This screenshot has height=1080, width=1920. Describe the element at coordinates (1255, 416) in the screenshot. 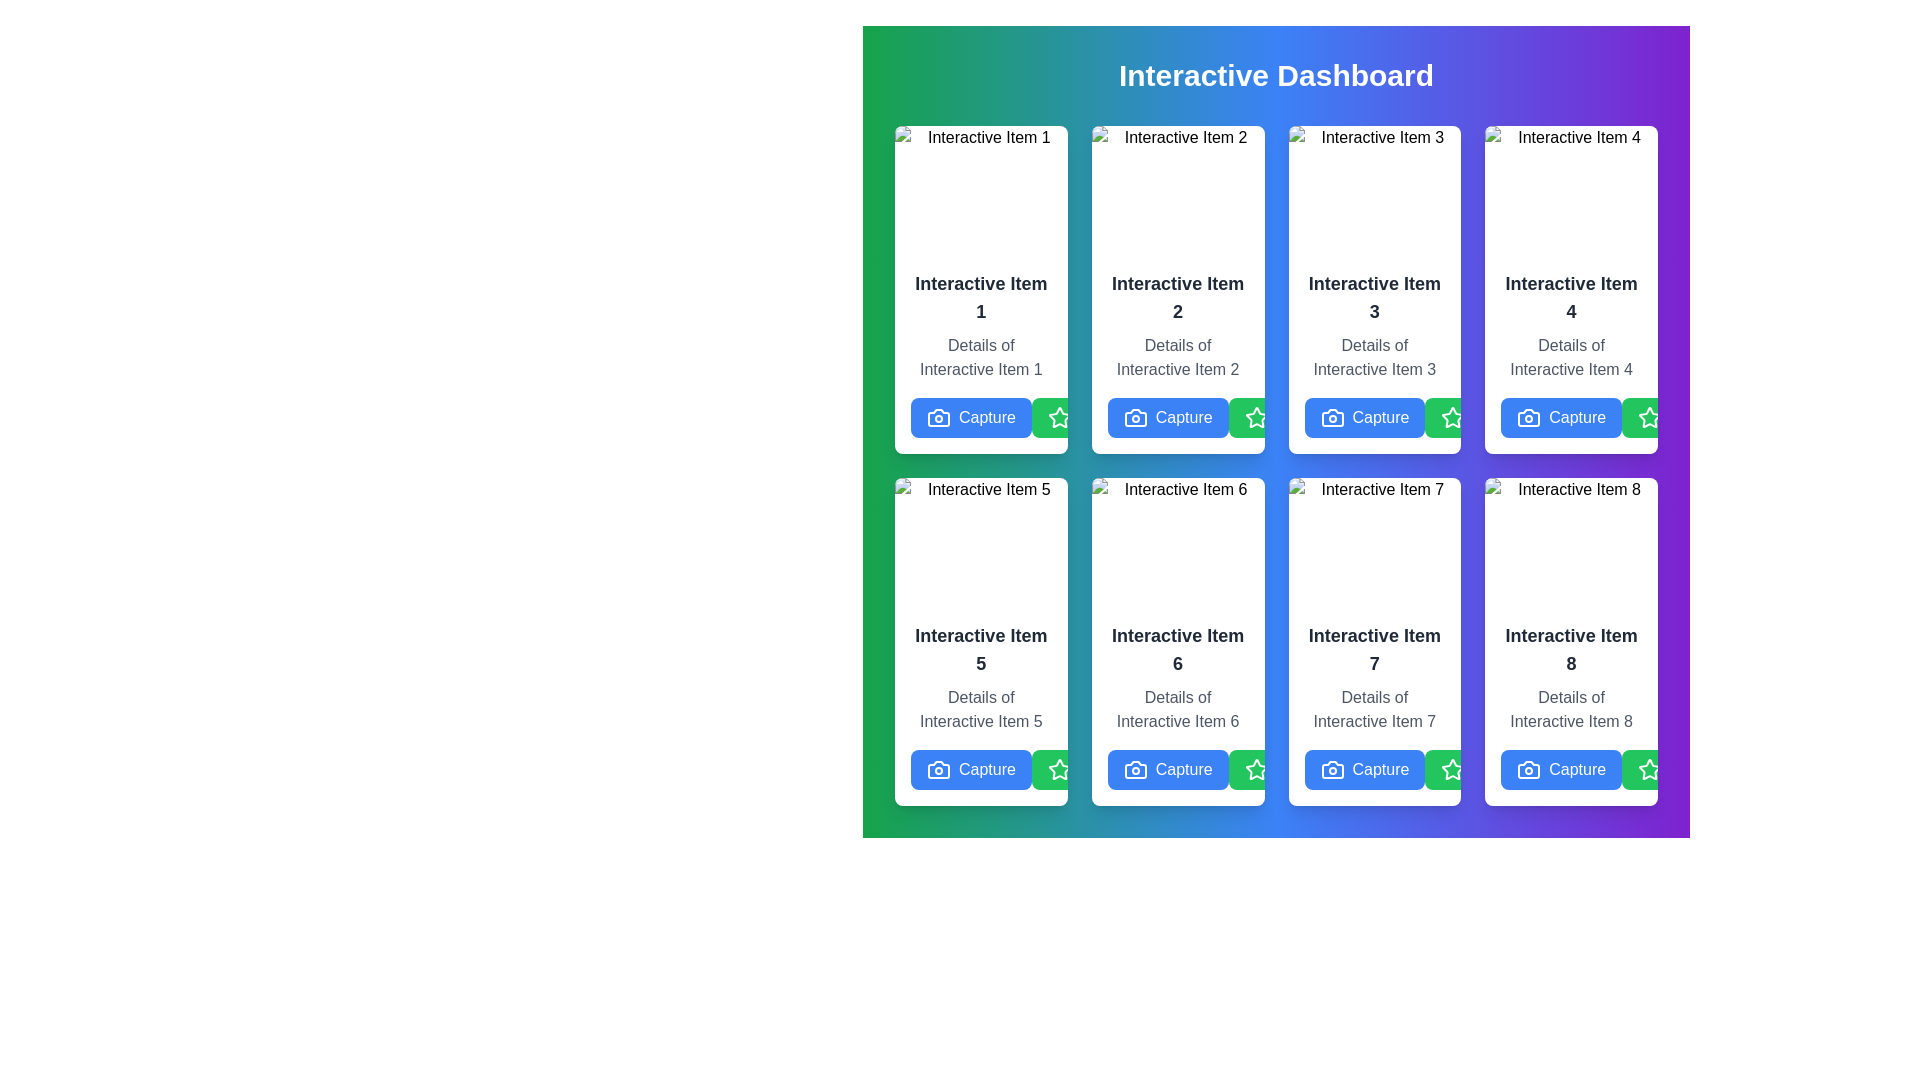

I see `the green star toggle button icon located in the lower-right corner of the second card in the top row` at that location.